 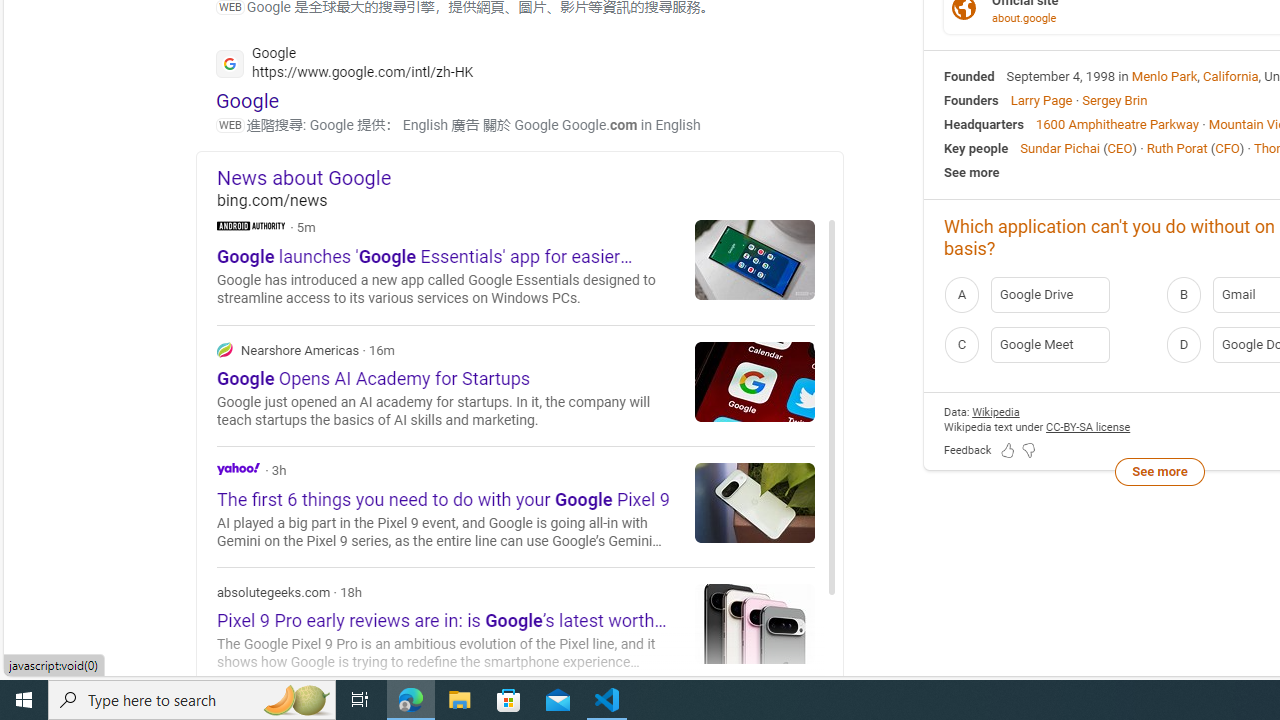 I want to click on 'Key people', so click(x=976, y=146).